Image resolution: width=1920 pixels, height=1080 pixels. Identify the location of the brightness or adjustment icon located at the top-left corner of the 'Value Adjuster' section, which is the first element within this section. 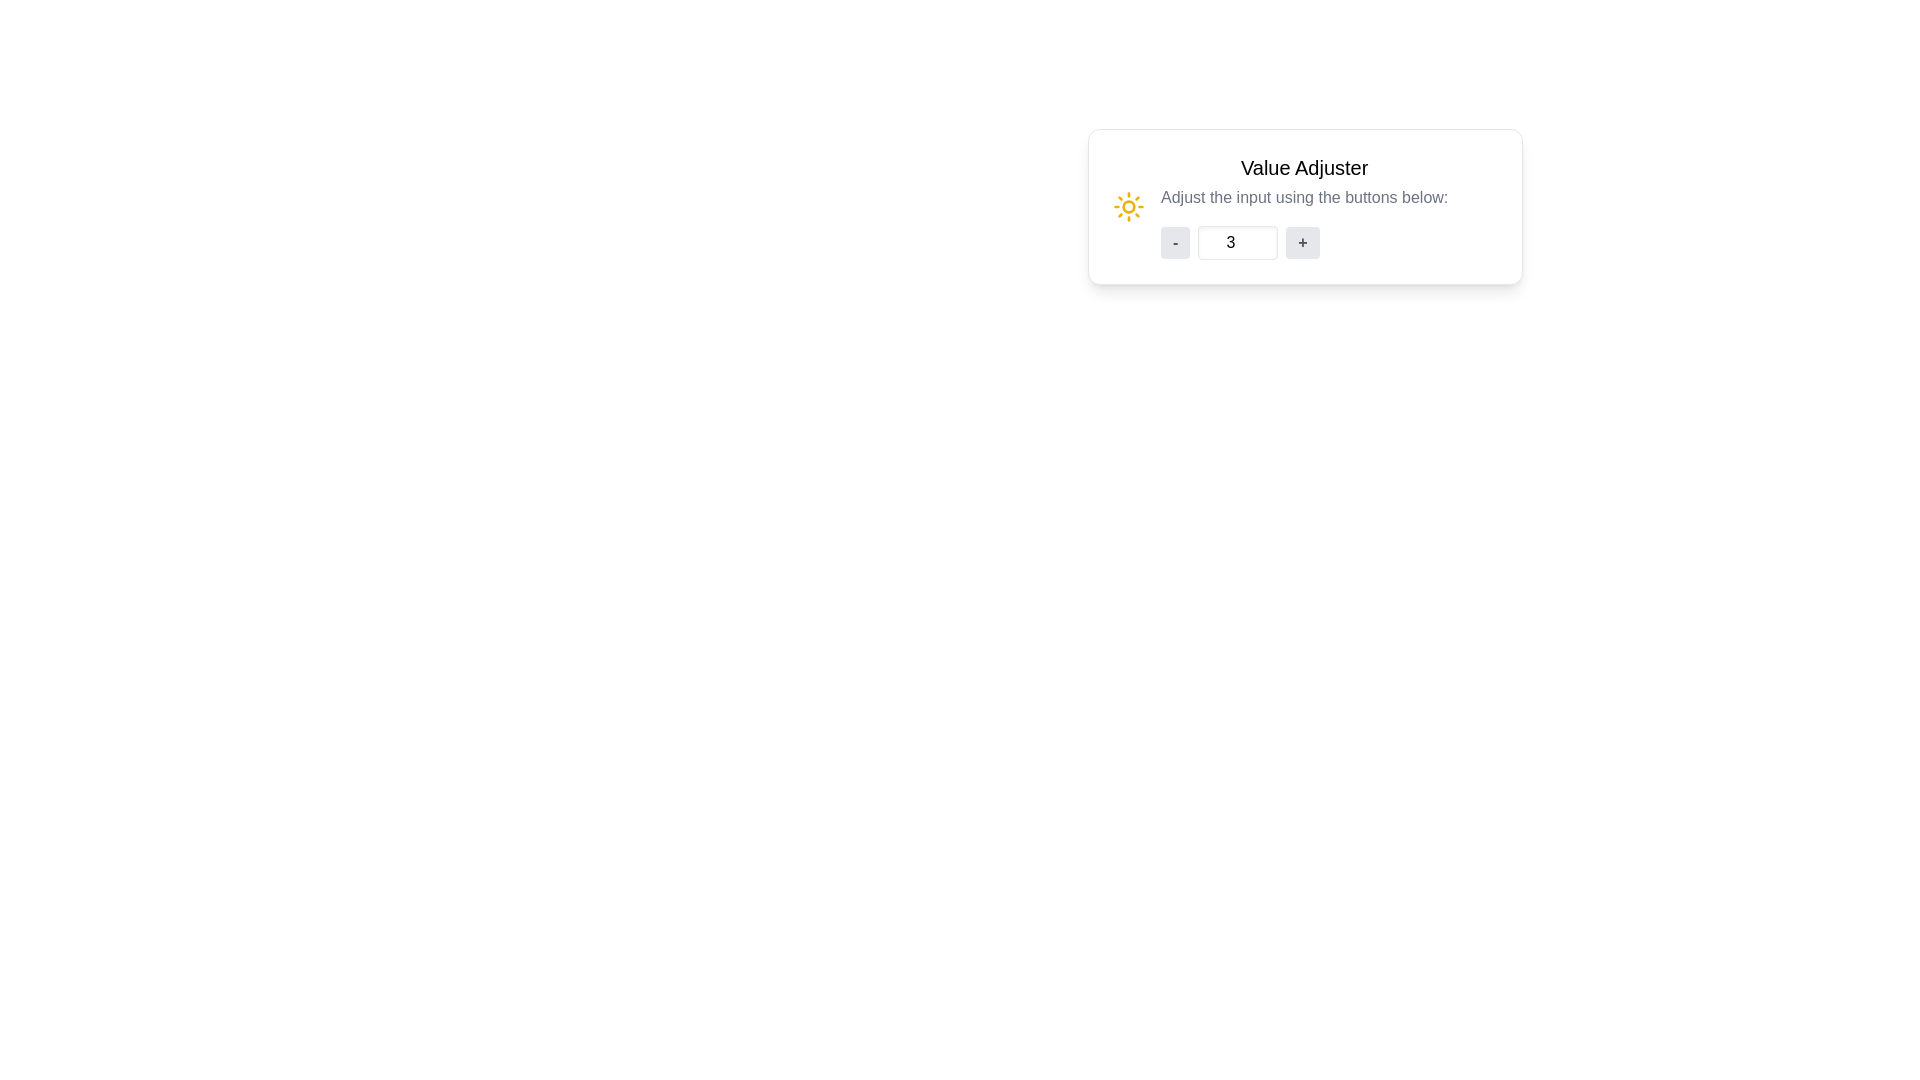
(1128, 207).